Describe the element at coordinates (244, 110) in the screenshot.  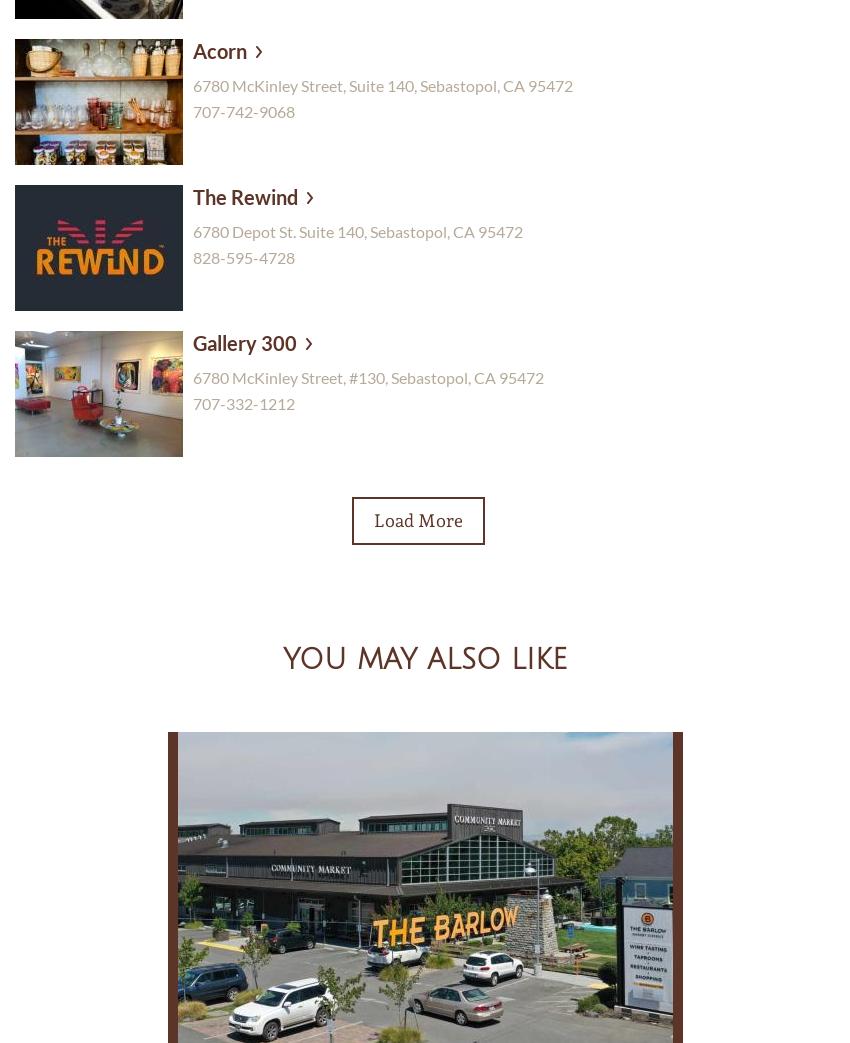
I see `'707-742-9068'` at that location.